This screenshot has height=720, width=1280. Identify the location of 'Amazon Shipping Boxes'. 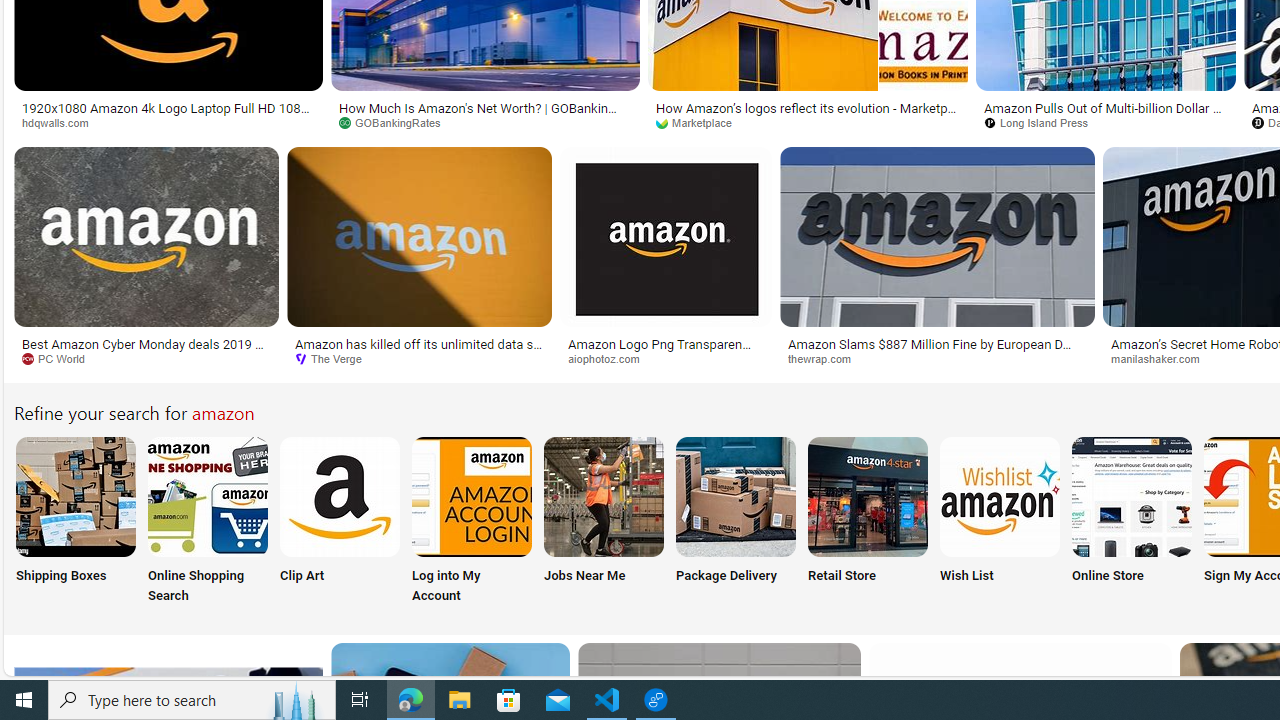
(75, 495).